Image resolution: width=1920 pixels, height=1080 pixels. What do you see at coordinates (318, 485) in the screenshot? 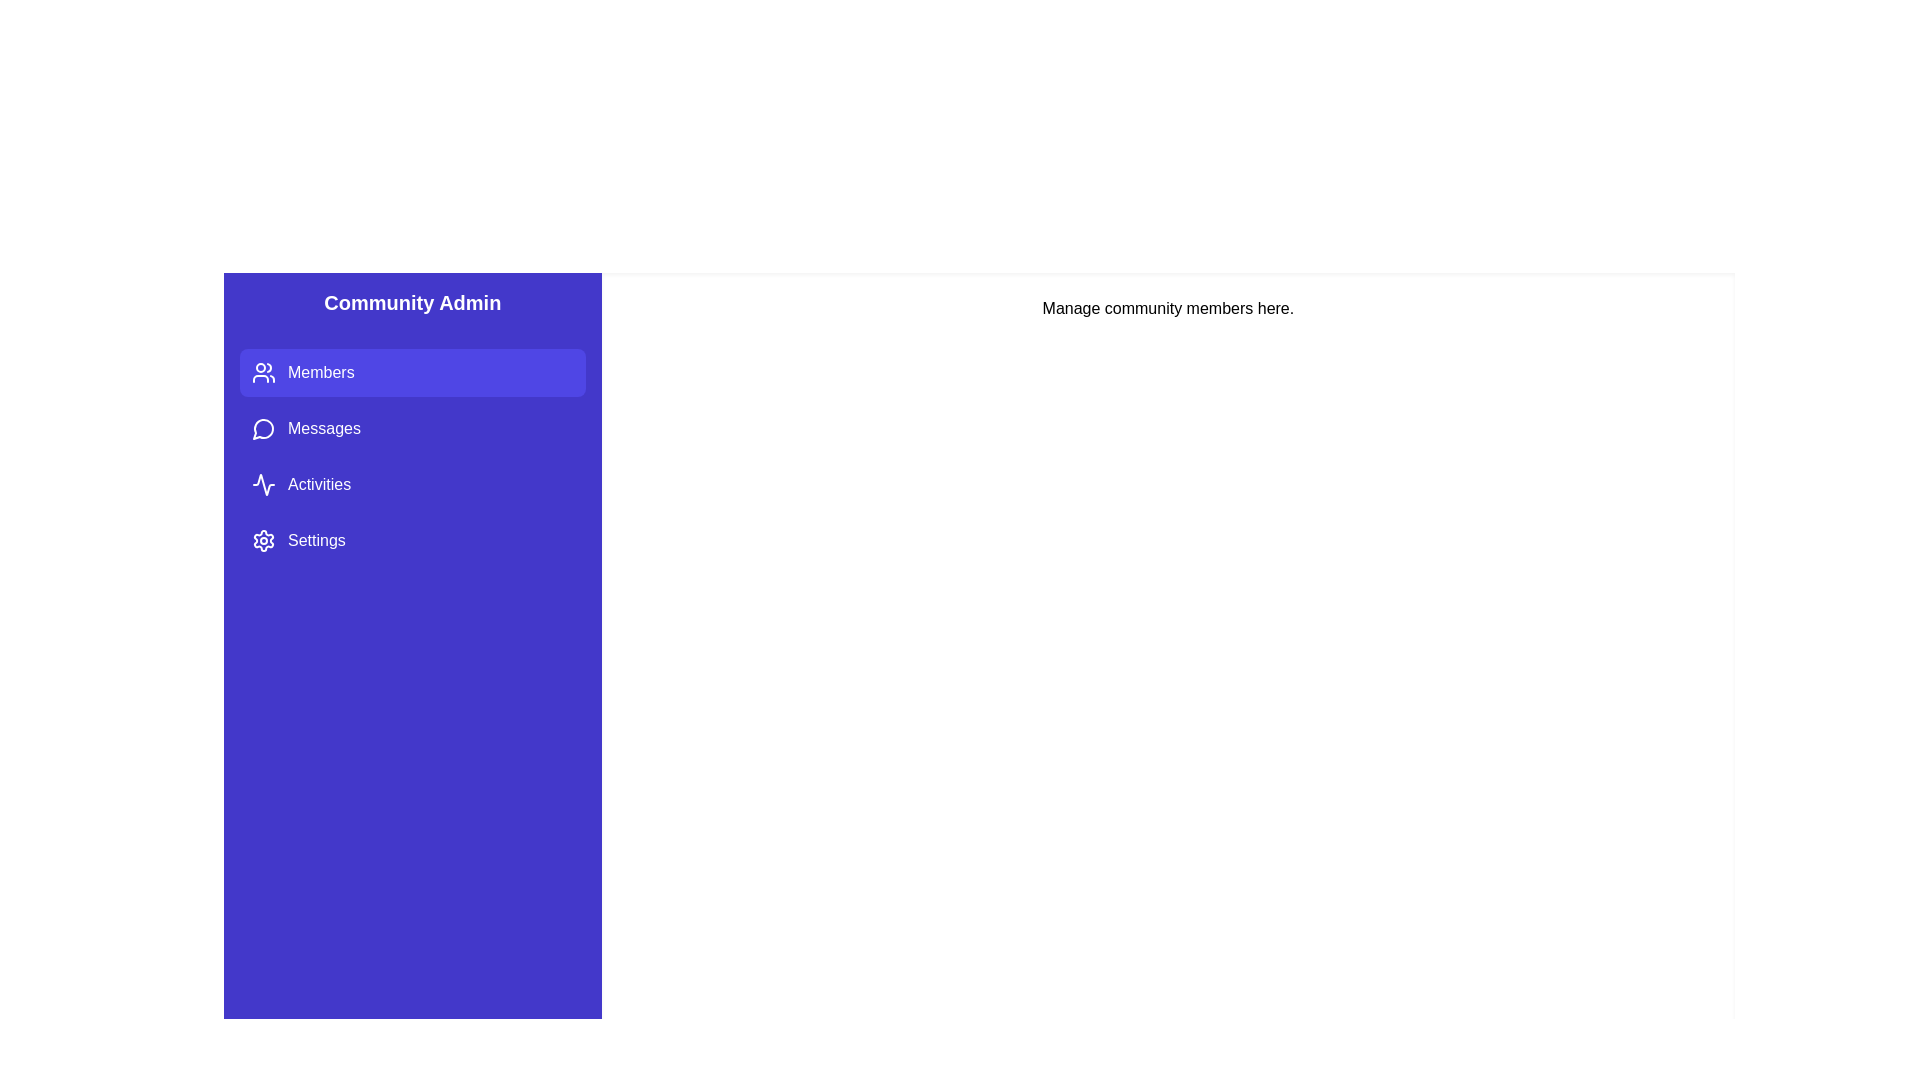
I see `the 'Activities' text label in the vertical navigation menu, located below 'Messages' and above 'Settings', to help users navigate to the corresponding area` at bounding box center [318, 485].